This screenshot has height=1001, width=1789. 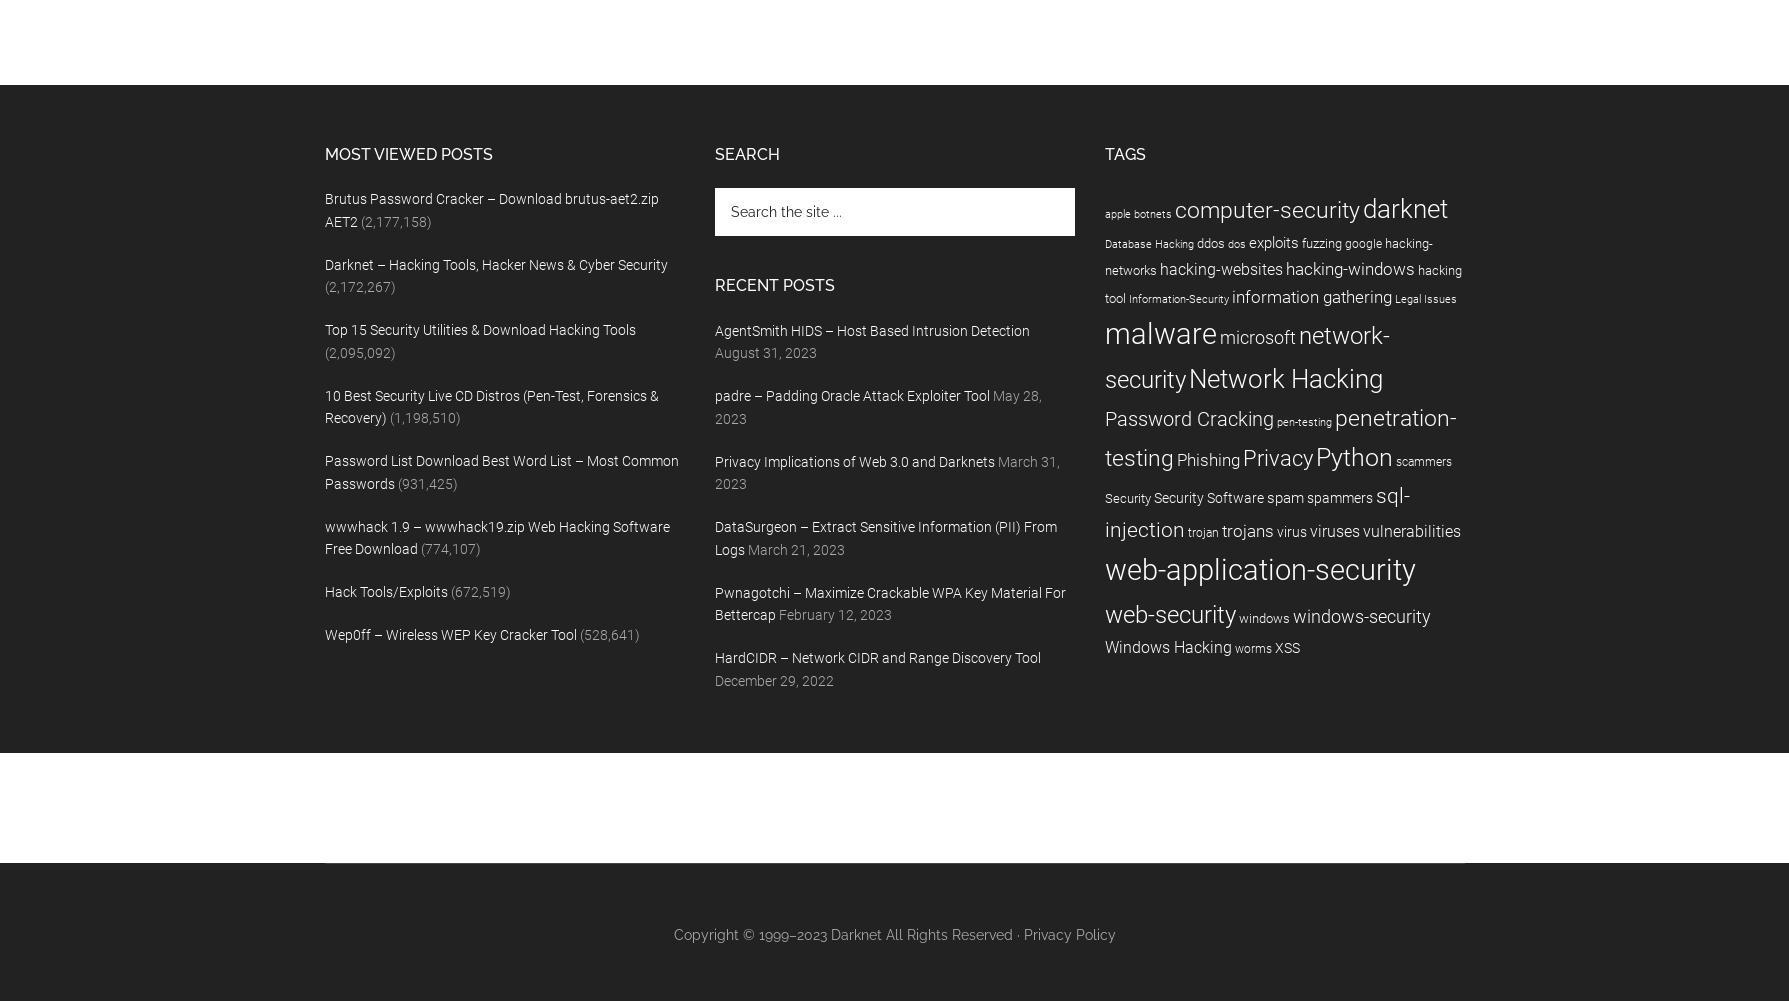 What do you see at coordinates (1361, 617) in the screenshot?
I see `'windows-security'` at bounding box center [1361, 617].